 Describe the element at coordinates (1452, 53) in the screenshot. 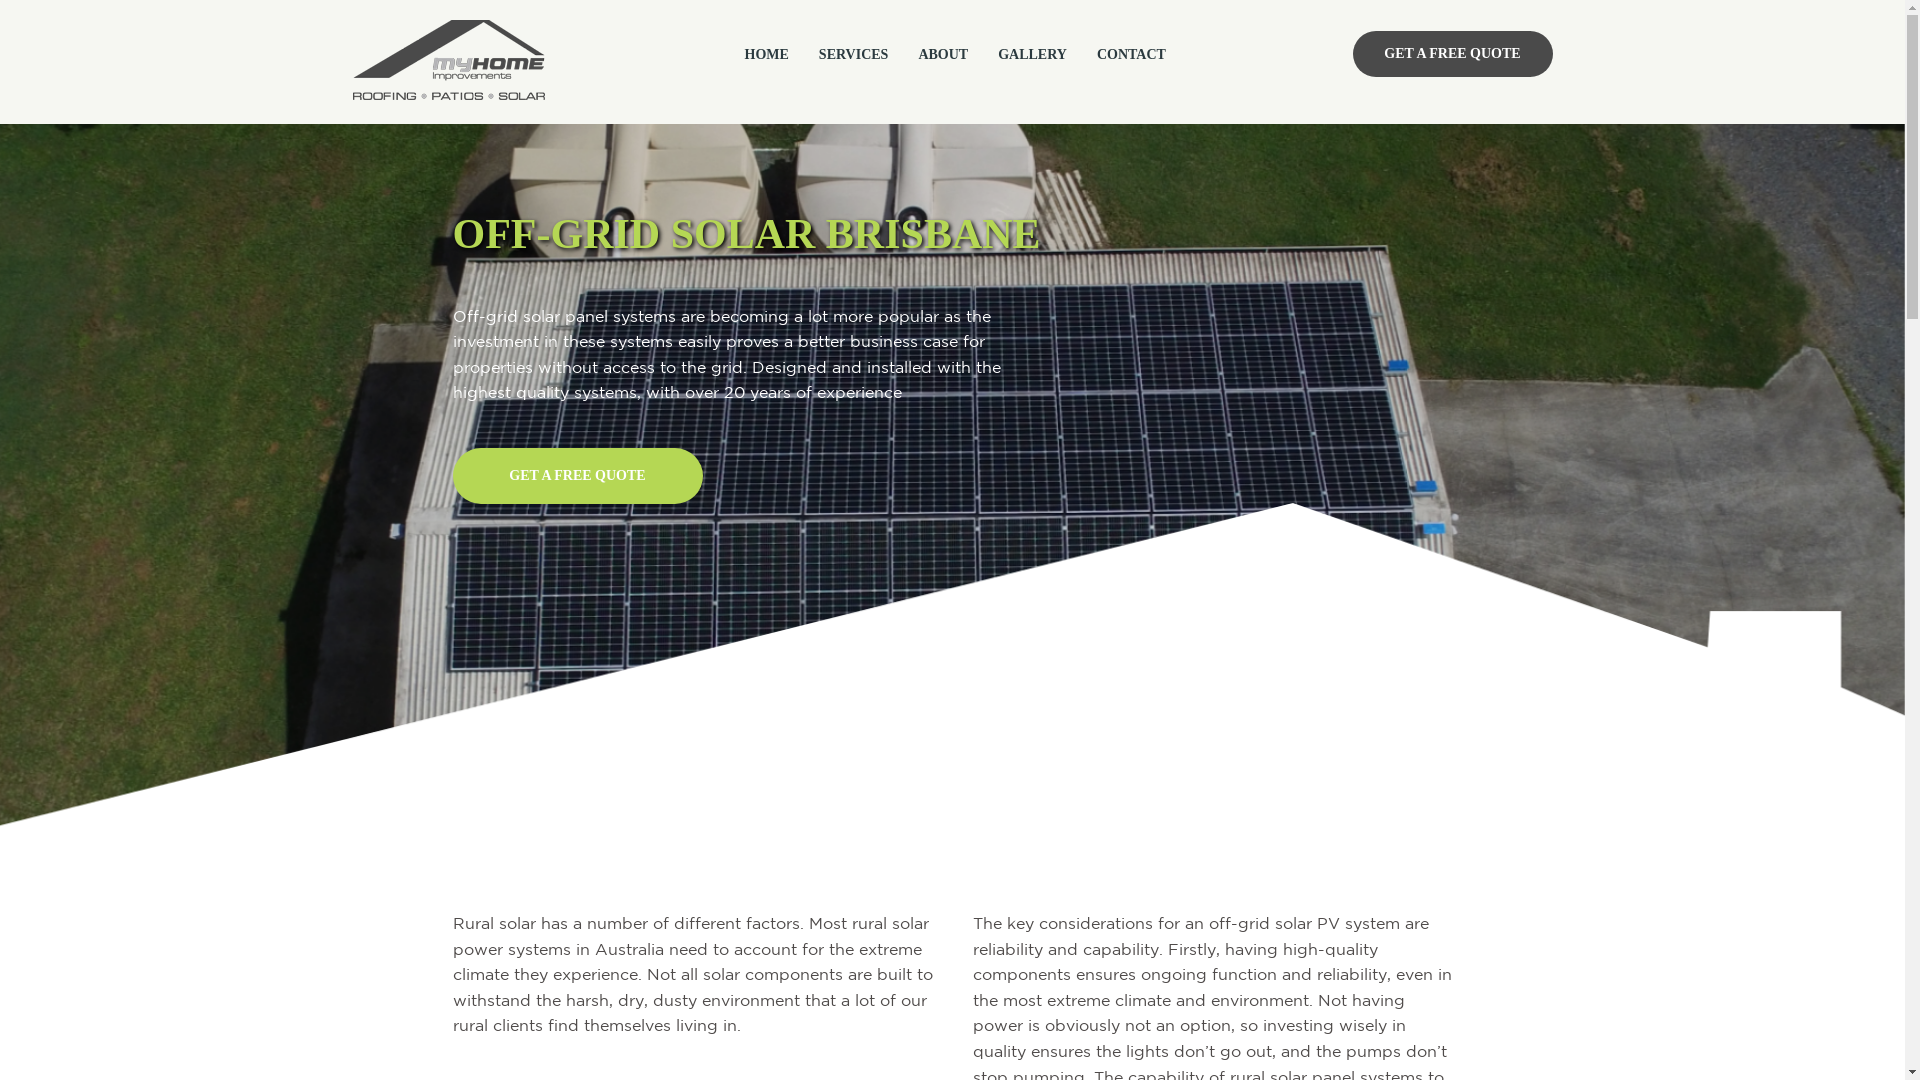

I see `'GET A FREE QUOTE'` at that location.